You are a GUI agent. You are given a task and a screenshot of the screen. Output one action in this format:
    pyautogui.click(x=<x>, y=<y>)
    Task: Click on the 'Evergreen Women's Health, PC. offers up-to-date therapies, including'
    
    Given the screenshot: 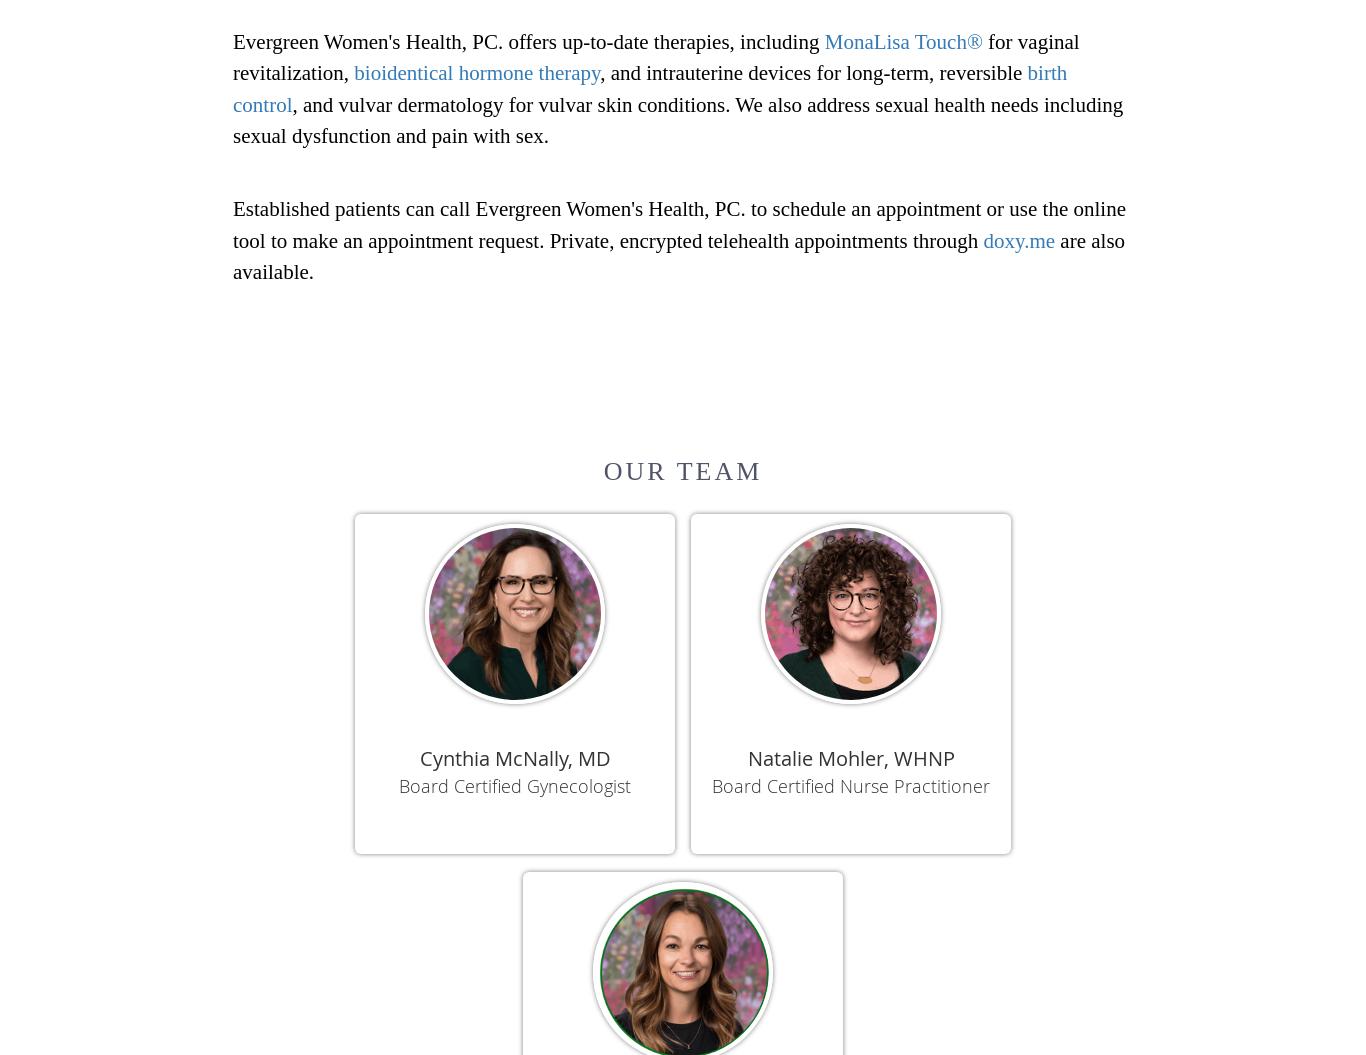 What is the action you would take?
    pyautogui.click(x=233, y=41)
    